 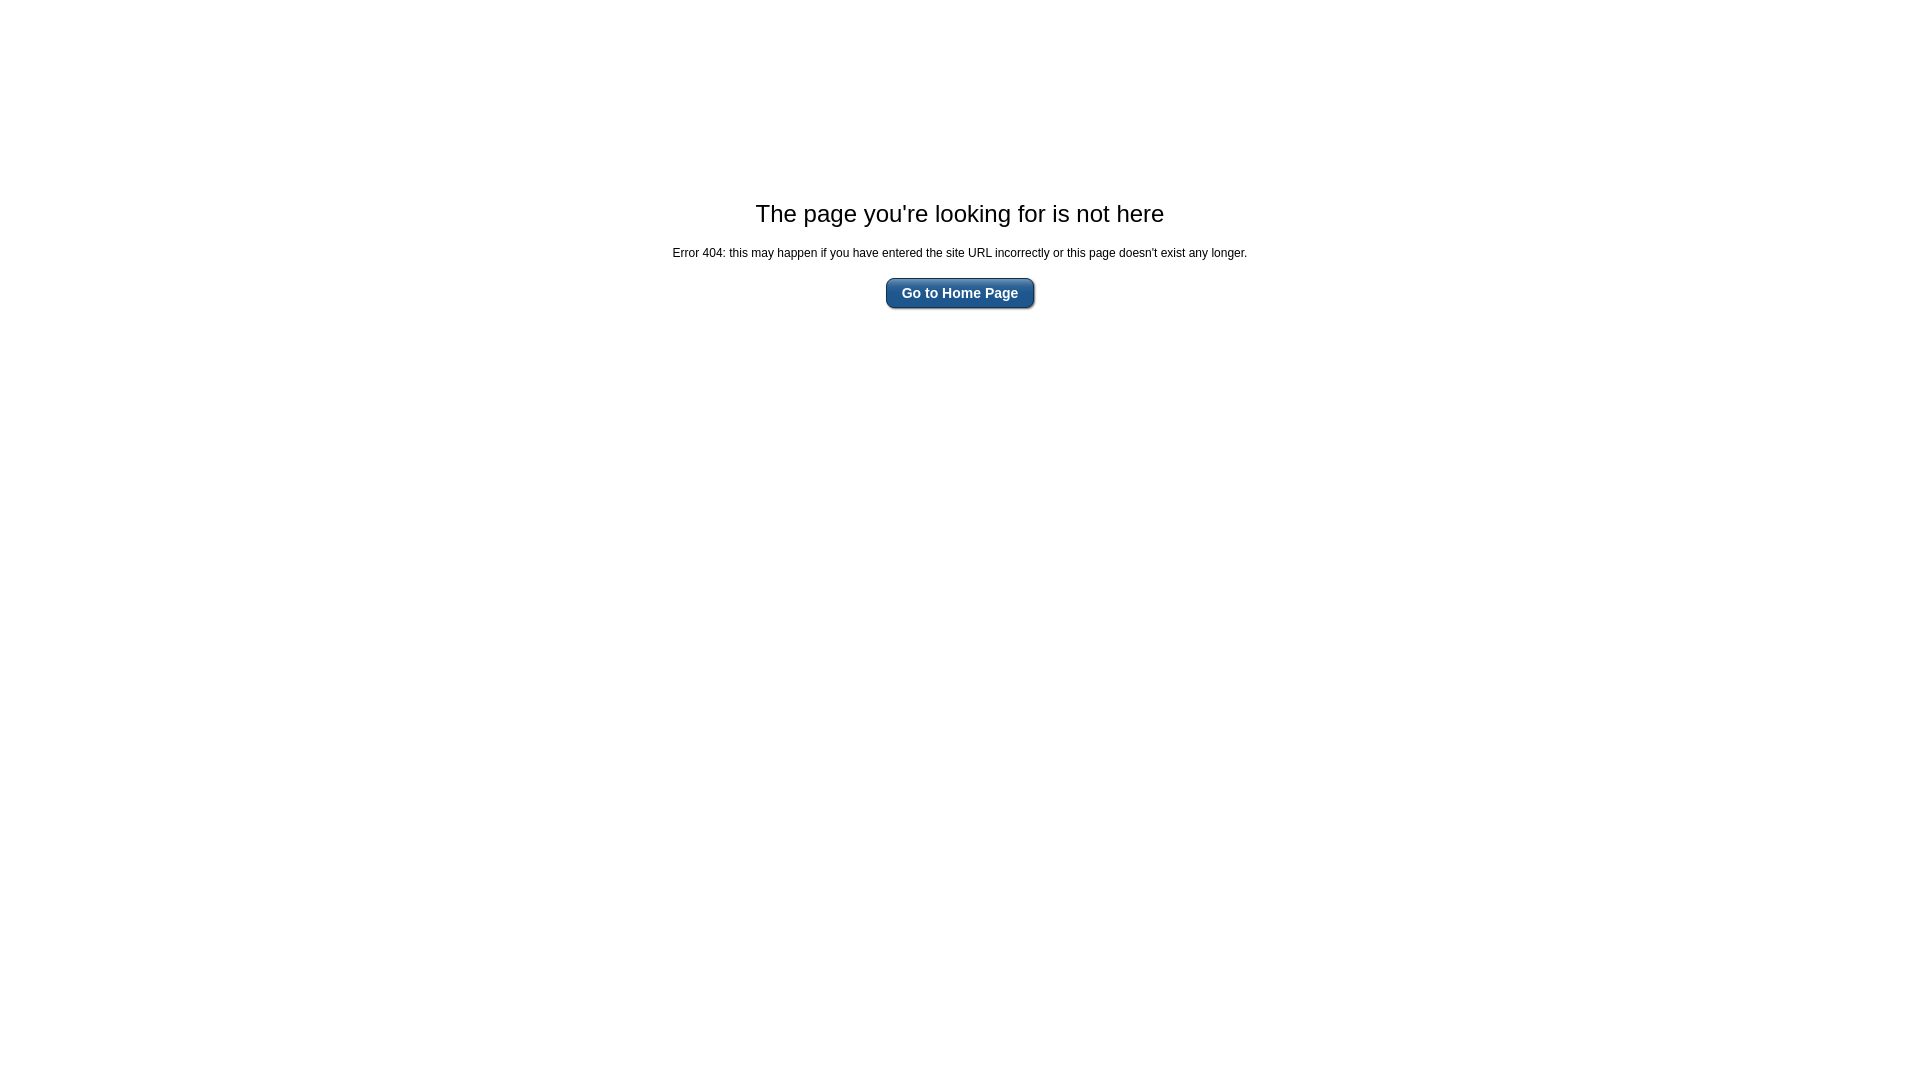 What do you see at coordinates (885, 293) in the screenshot?
I see `'Go to Home Page'` at bounding box center [885, 293].